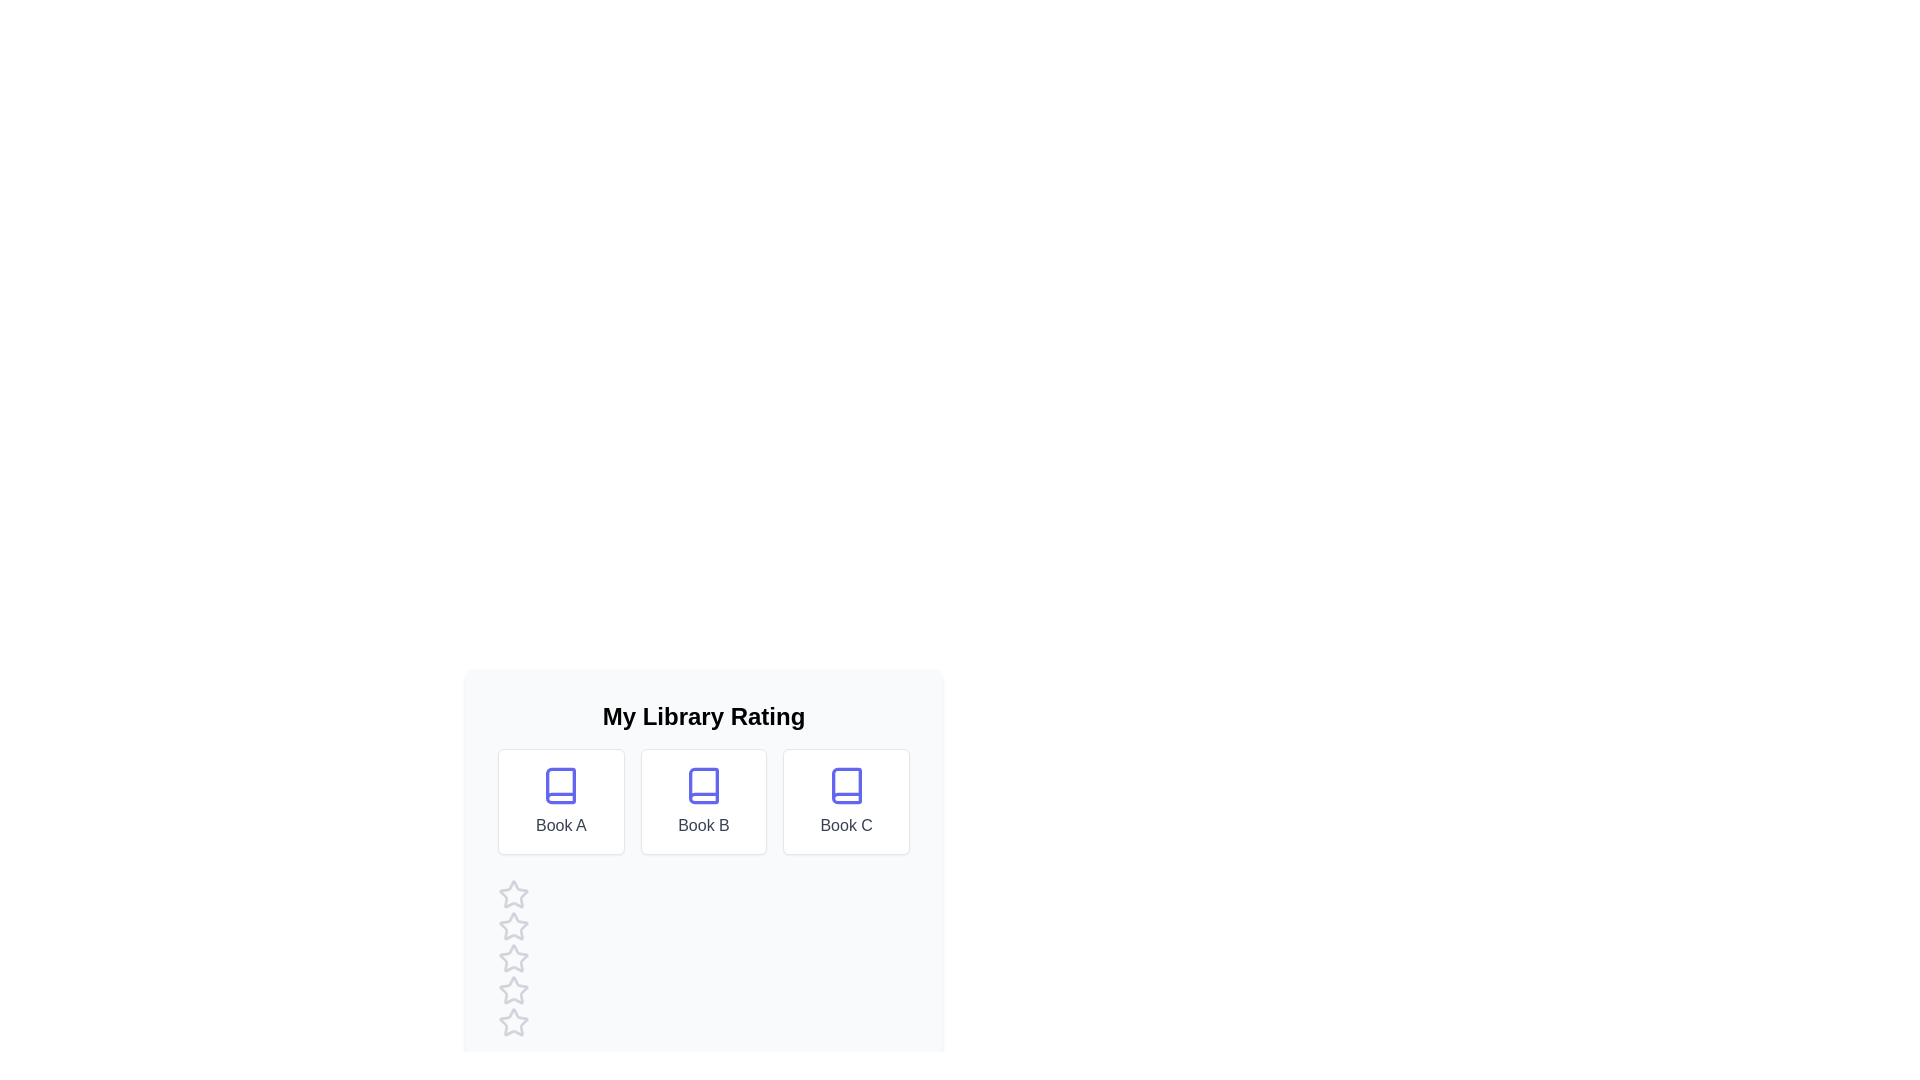  Describe the element at coordinates (845, 825) in the screenshot. I see `the book name Book C to select the text` at that location.